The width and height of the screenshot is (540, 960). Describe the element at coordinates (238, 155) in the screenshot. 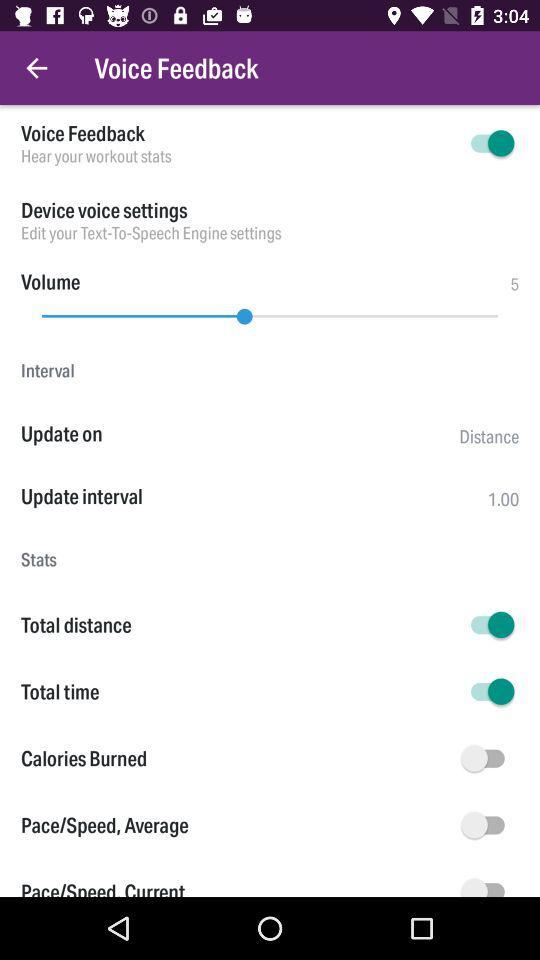

I see `icon below voice feedback icon` at that location.